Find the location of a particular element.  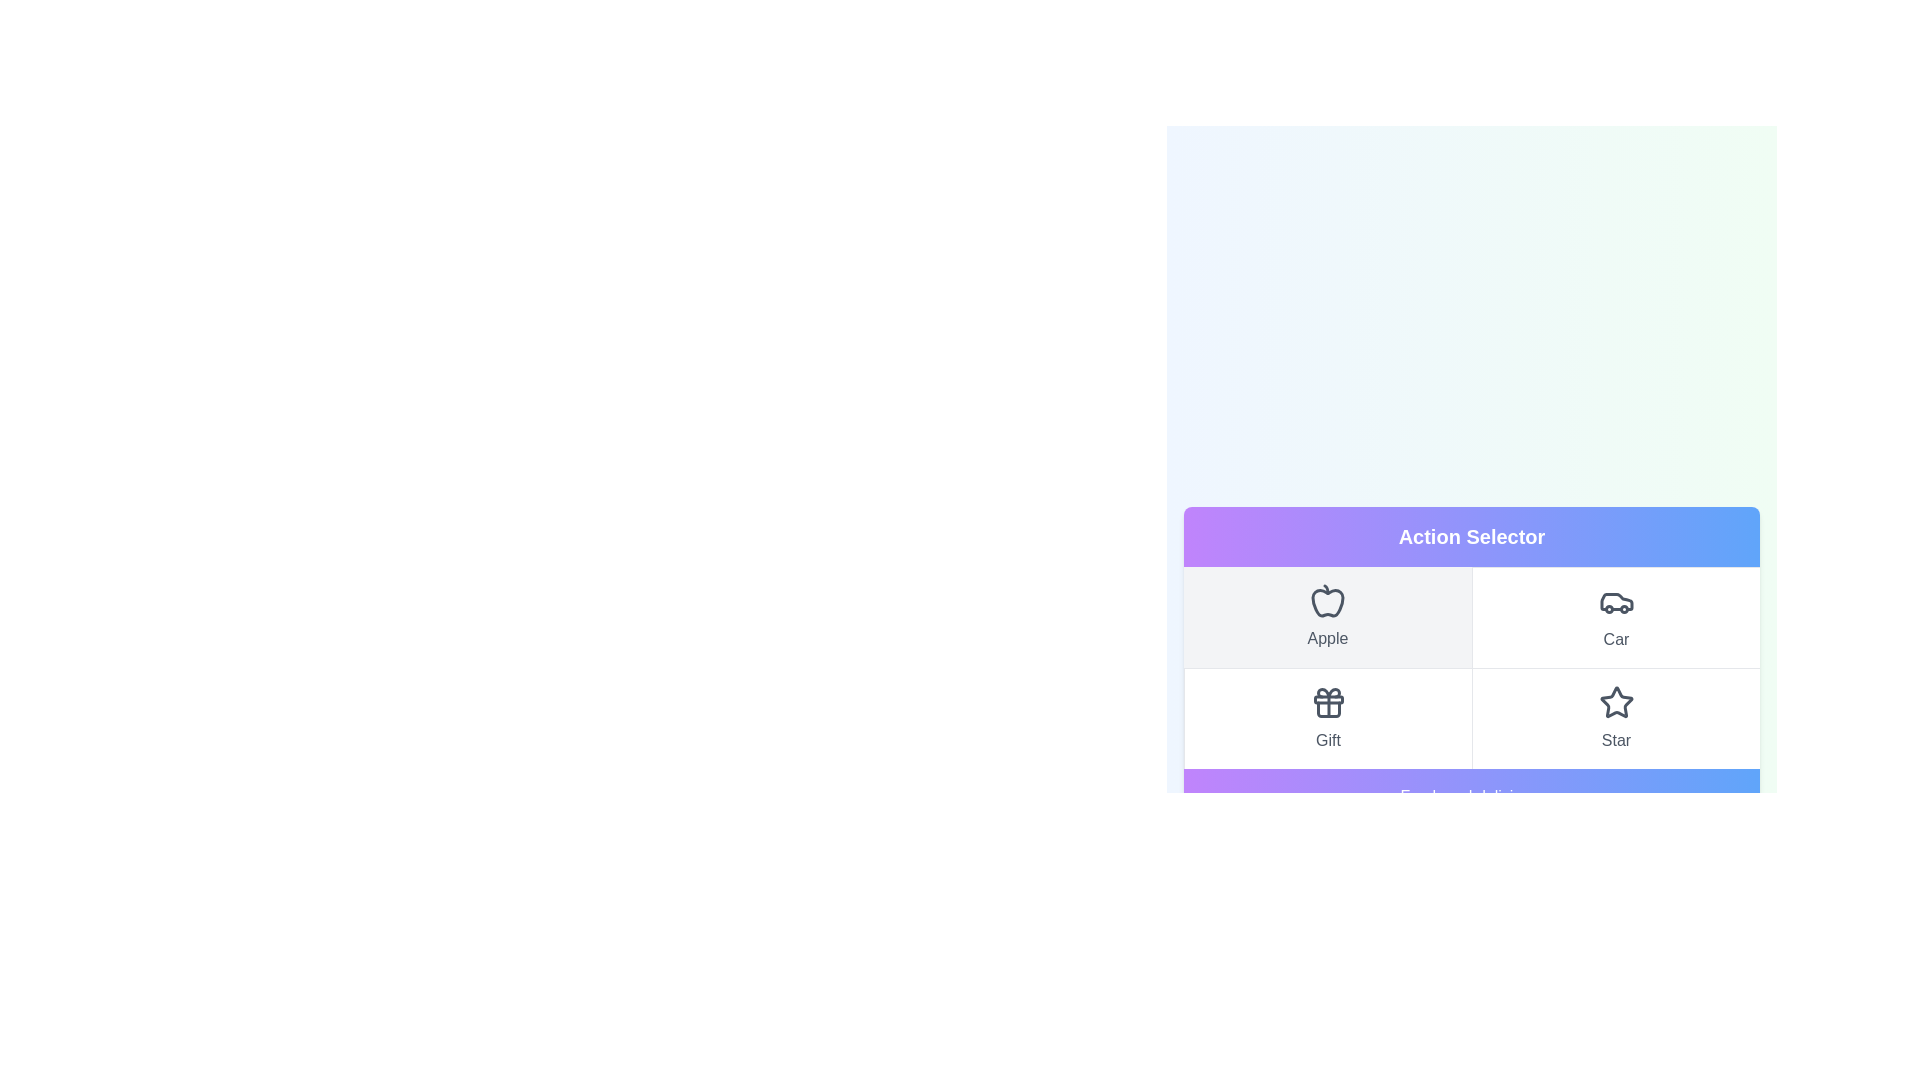

the 'Star' button, which features a star icon above the label 'Star', located in the bottom-right cell of a 2x2 grid within the 'Action Selector' section is located at coordinates (1616, 716).